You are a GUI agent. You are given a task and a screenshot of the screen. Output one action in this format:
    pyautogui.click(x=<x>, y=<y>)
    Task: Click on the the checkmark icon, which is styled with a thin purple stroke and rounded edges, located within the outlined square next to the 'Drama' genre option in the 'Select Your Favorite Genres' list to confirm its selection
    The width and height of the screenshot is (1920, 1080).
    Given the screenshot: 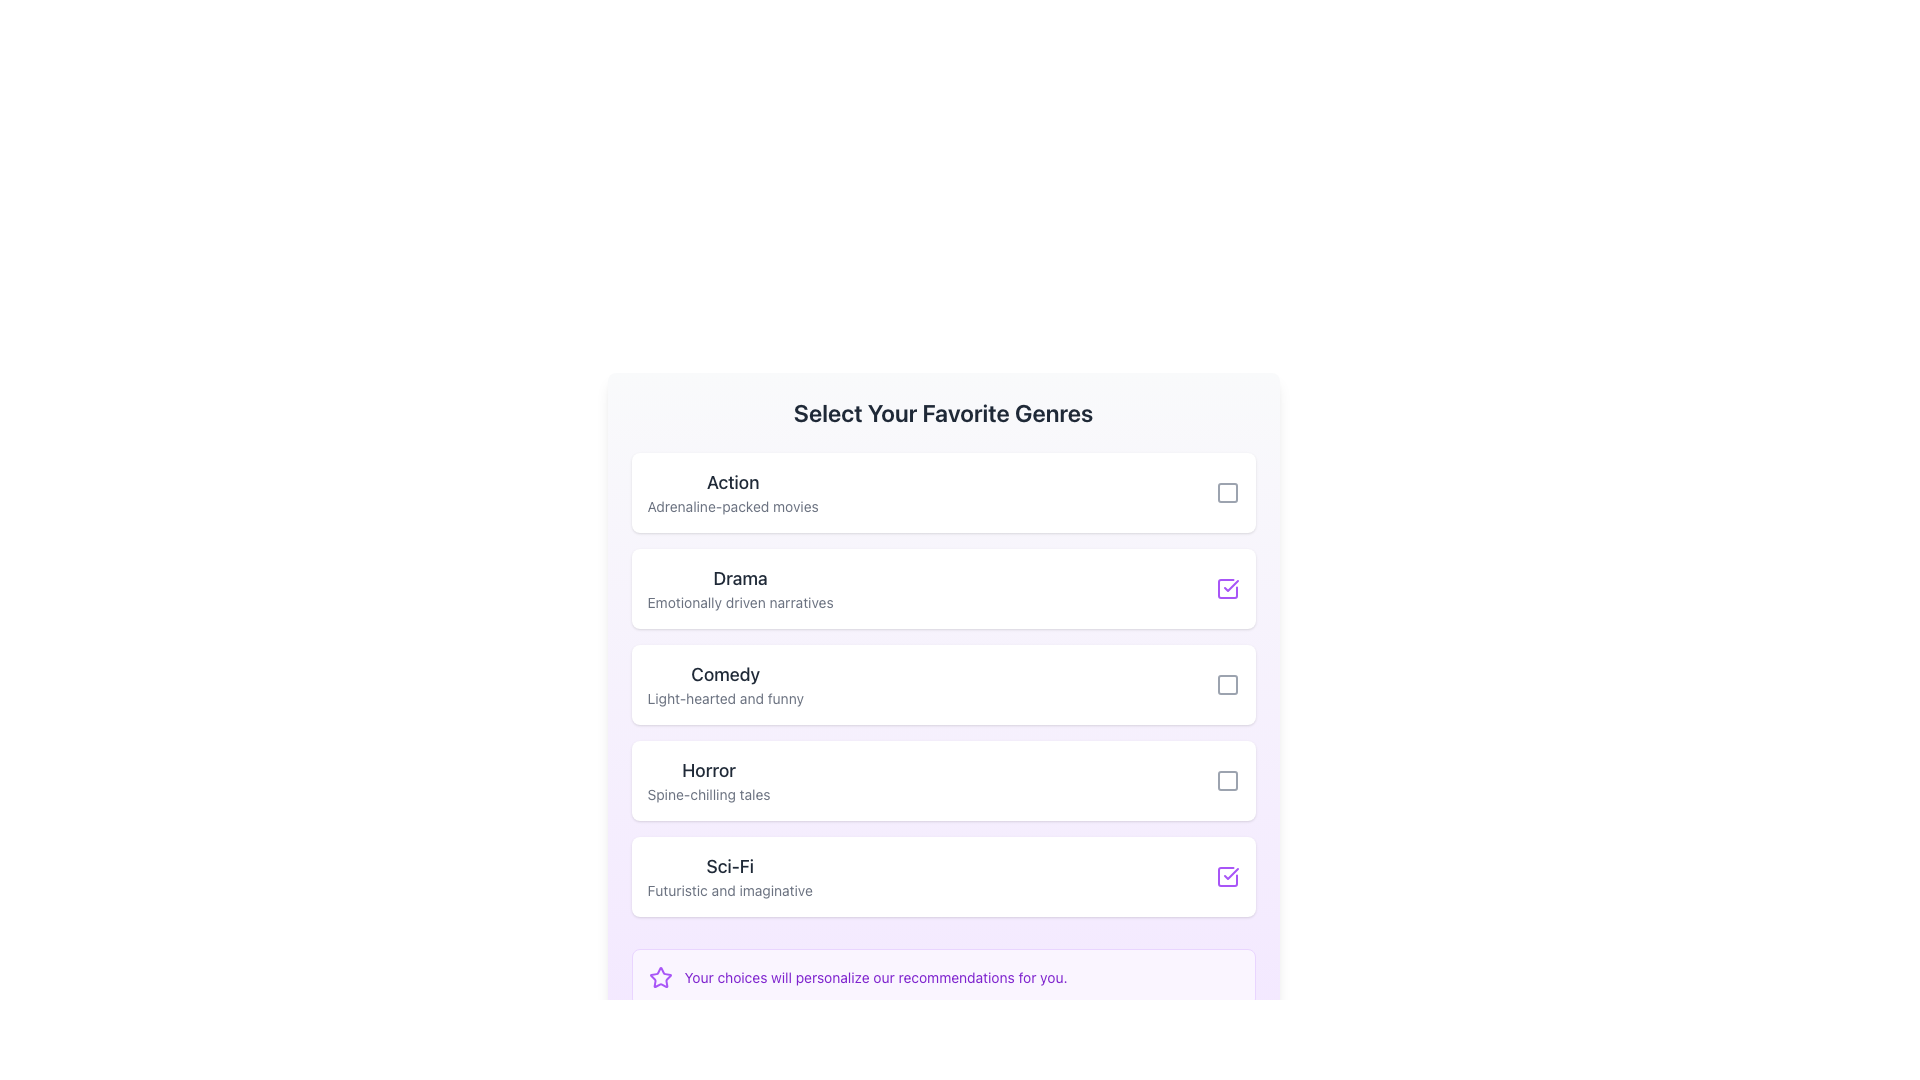 What is the action you would take?
    pyautogui.click(x=1229, y=585)
    